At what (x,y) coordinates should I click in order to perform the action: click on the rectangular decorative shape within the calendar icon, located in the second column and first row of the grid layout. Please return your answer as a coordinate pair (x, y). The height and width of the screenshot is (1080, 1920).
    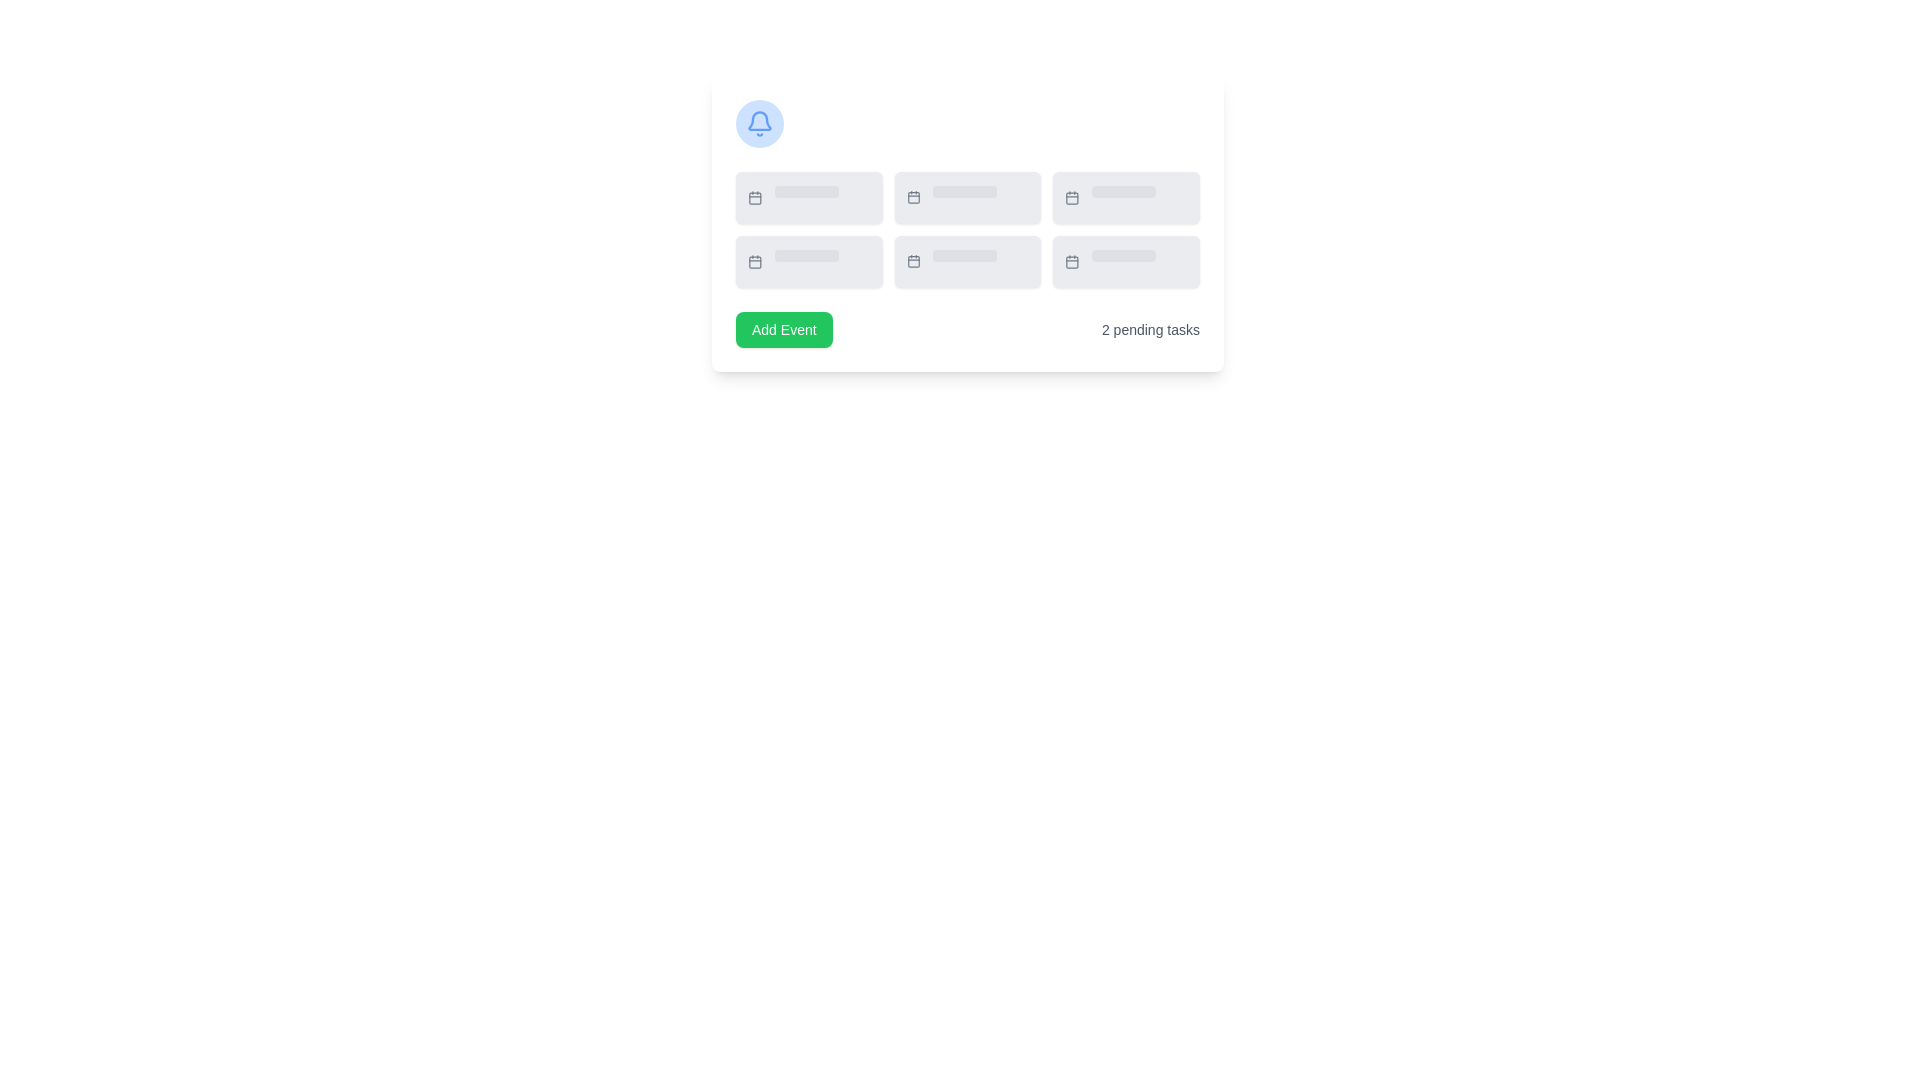
    Looking at the image, I should click on (912, 198).